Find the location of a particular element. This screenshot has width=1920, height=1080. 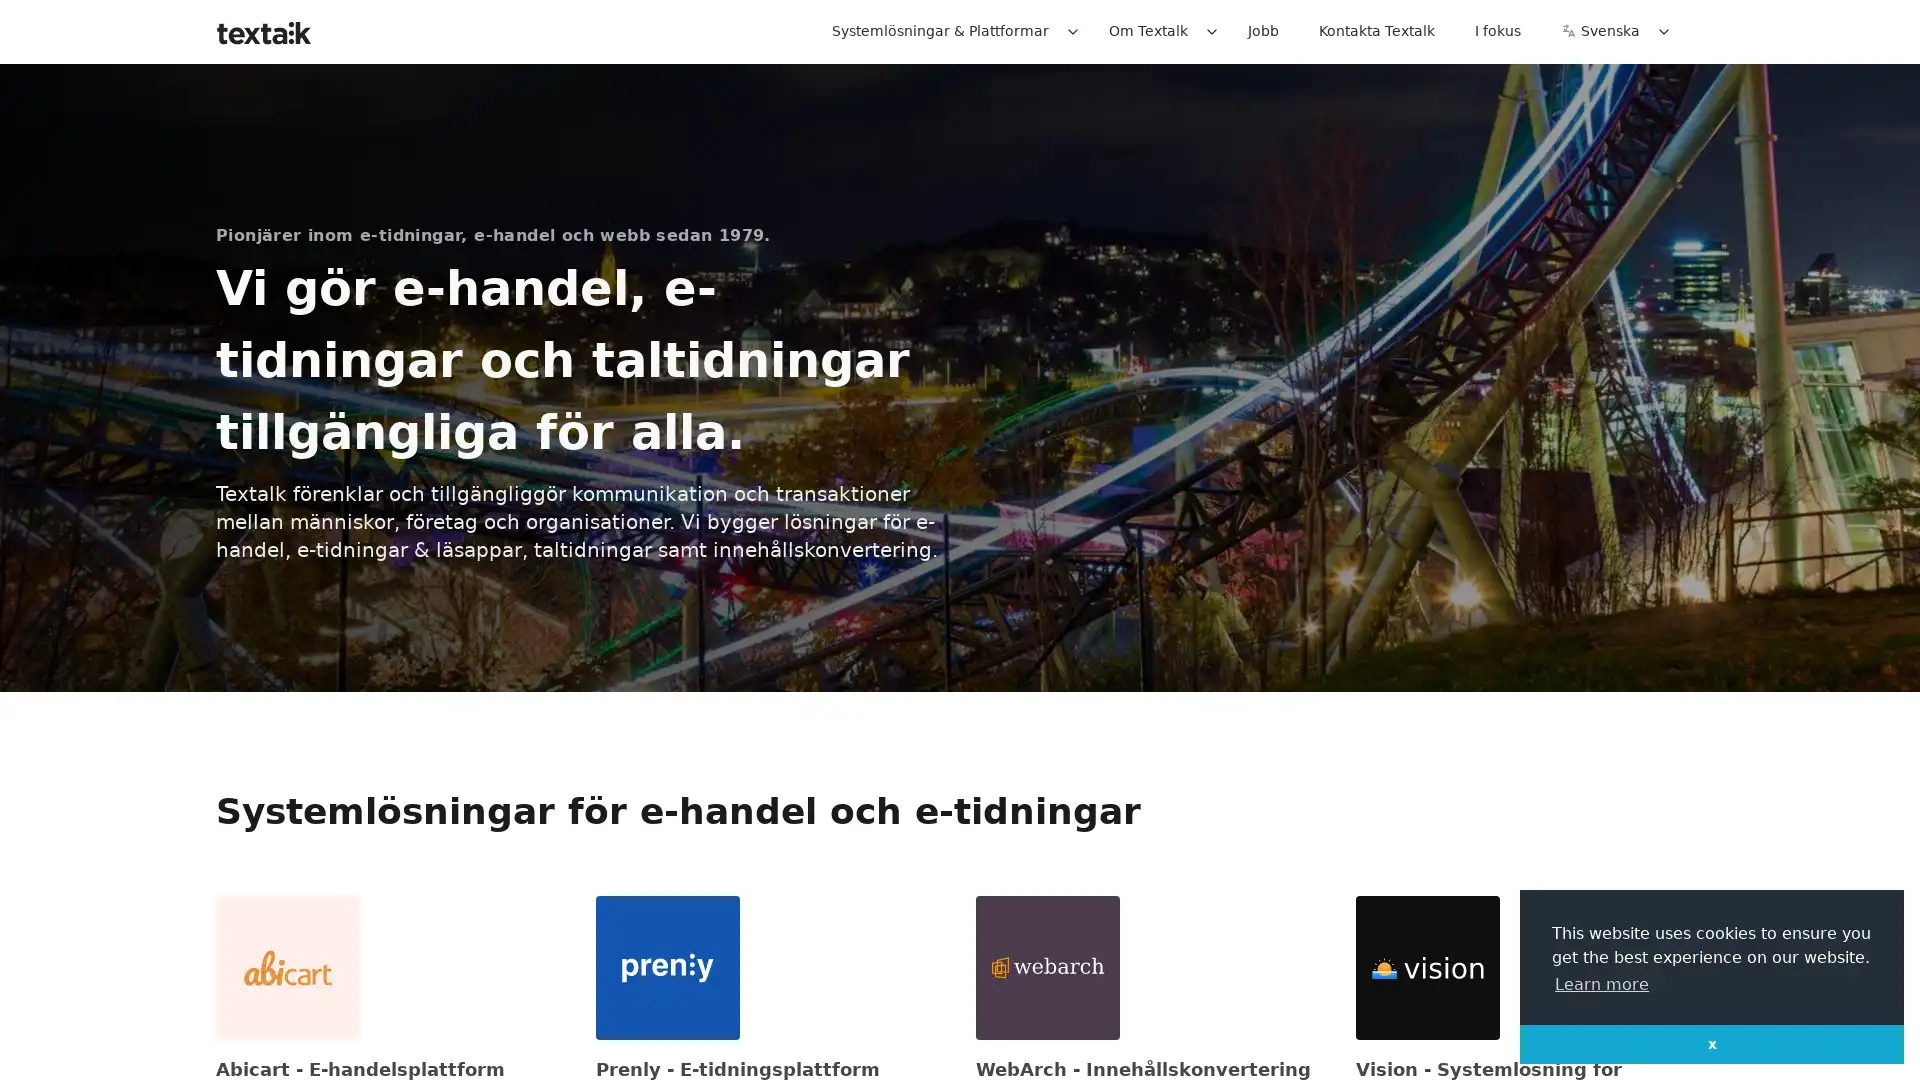

Expand / collapse menu is located at coordinates (1661, 30).